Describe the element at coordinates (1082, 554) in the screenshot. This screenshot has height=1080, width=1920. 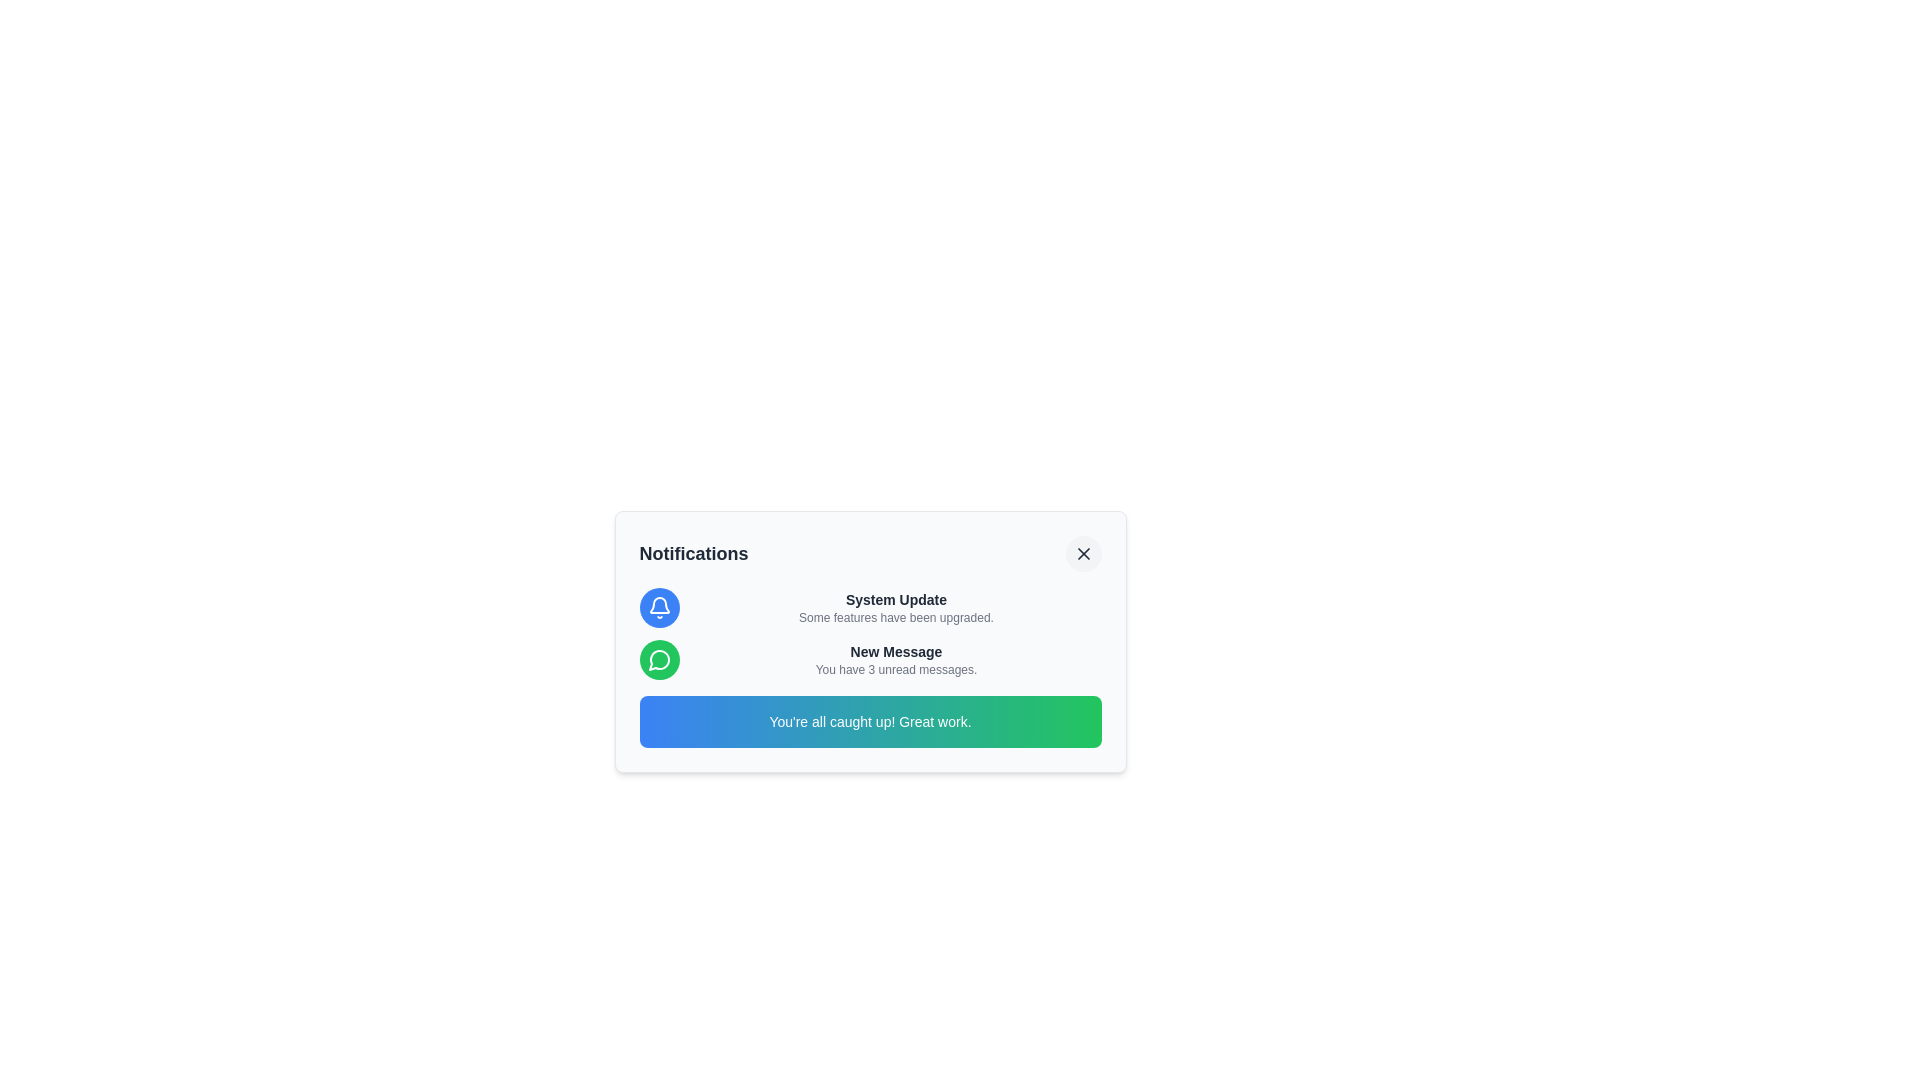
I see `the cross icon located at the top-right corner of the notification dialog` at that location.